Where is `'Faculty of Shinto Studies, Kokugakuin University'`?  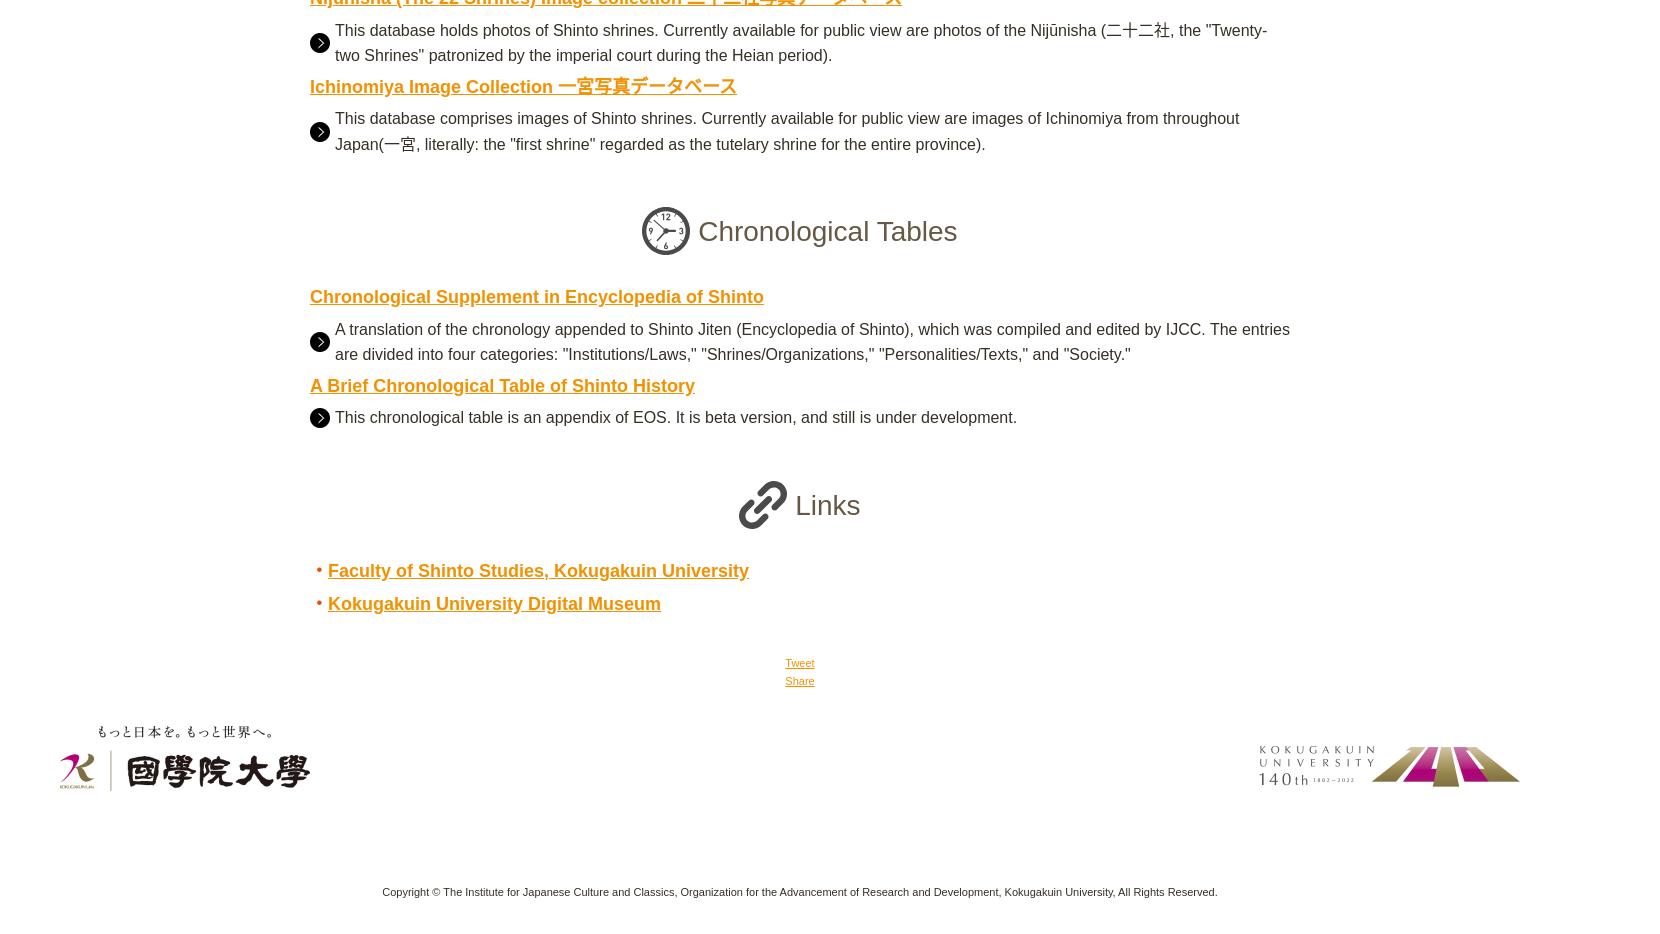
'Faculty of Shinto Studies, Kokugakuin University' is located at coordinates (538, 569).